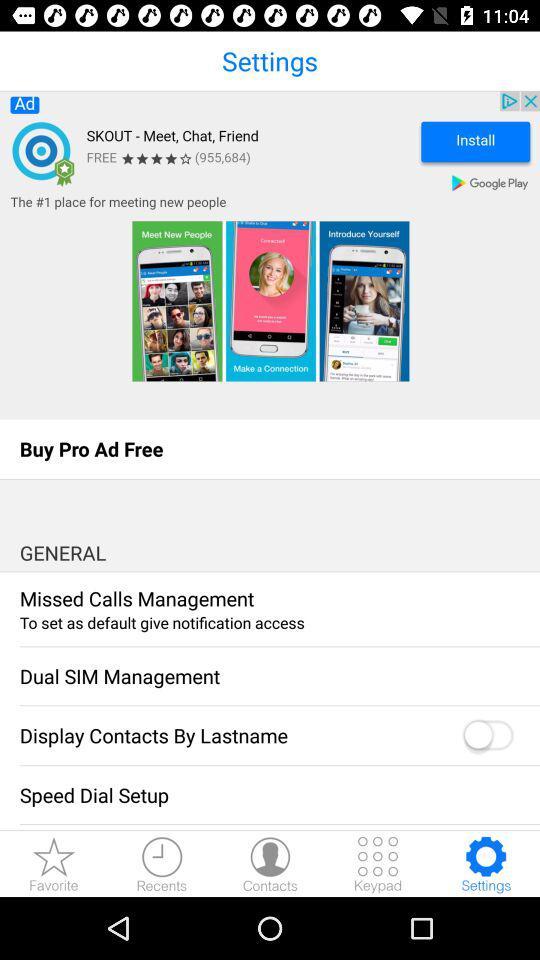  What do you see at coordinates (270, 863) in the screenshot?
I see `contact screen` at bounding box center [270, 863].